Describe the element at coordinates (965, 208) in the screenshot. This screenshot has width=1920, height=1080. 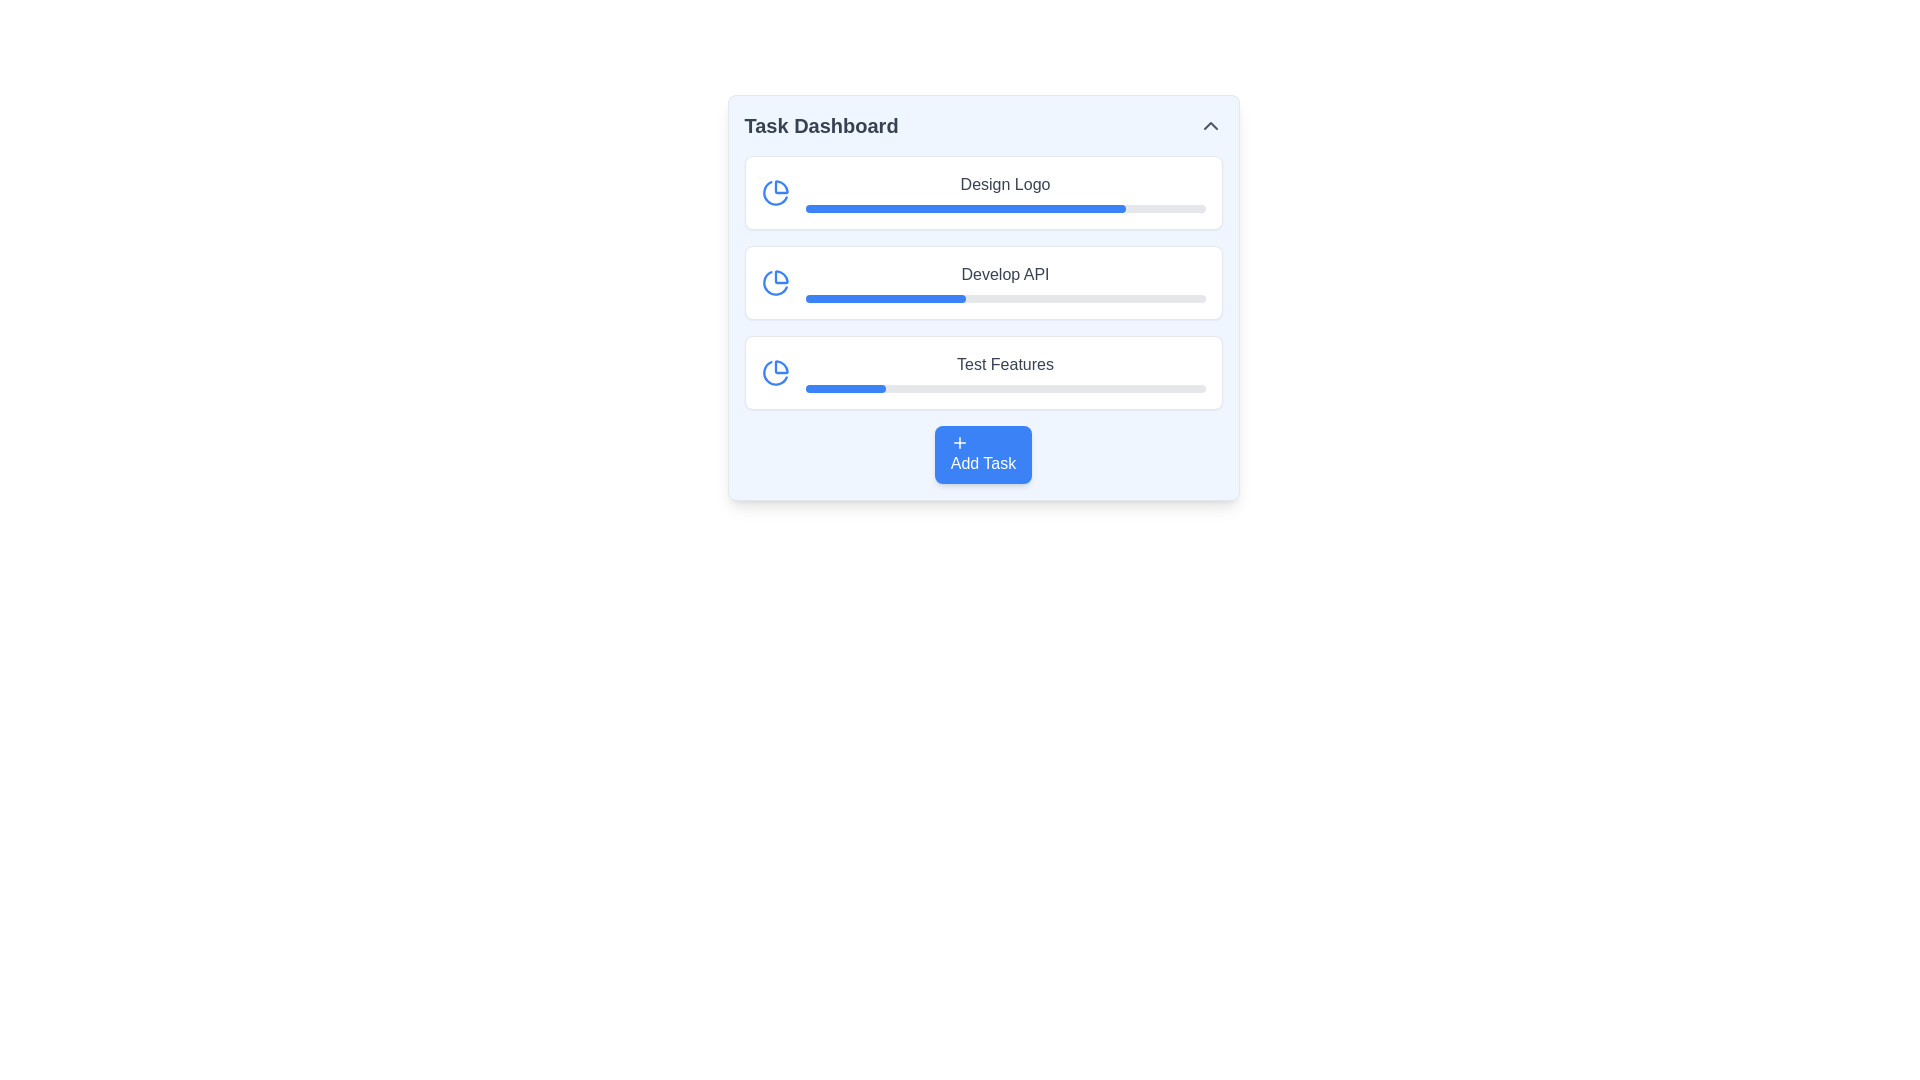
I see `the blue progress bar indicating the progress of the 'Design Logo' task within the 'Task Dashboard' interface` at that location.